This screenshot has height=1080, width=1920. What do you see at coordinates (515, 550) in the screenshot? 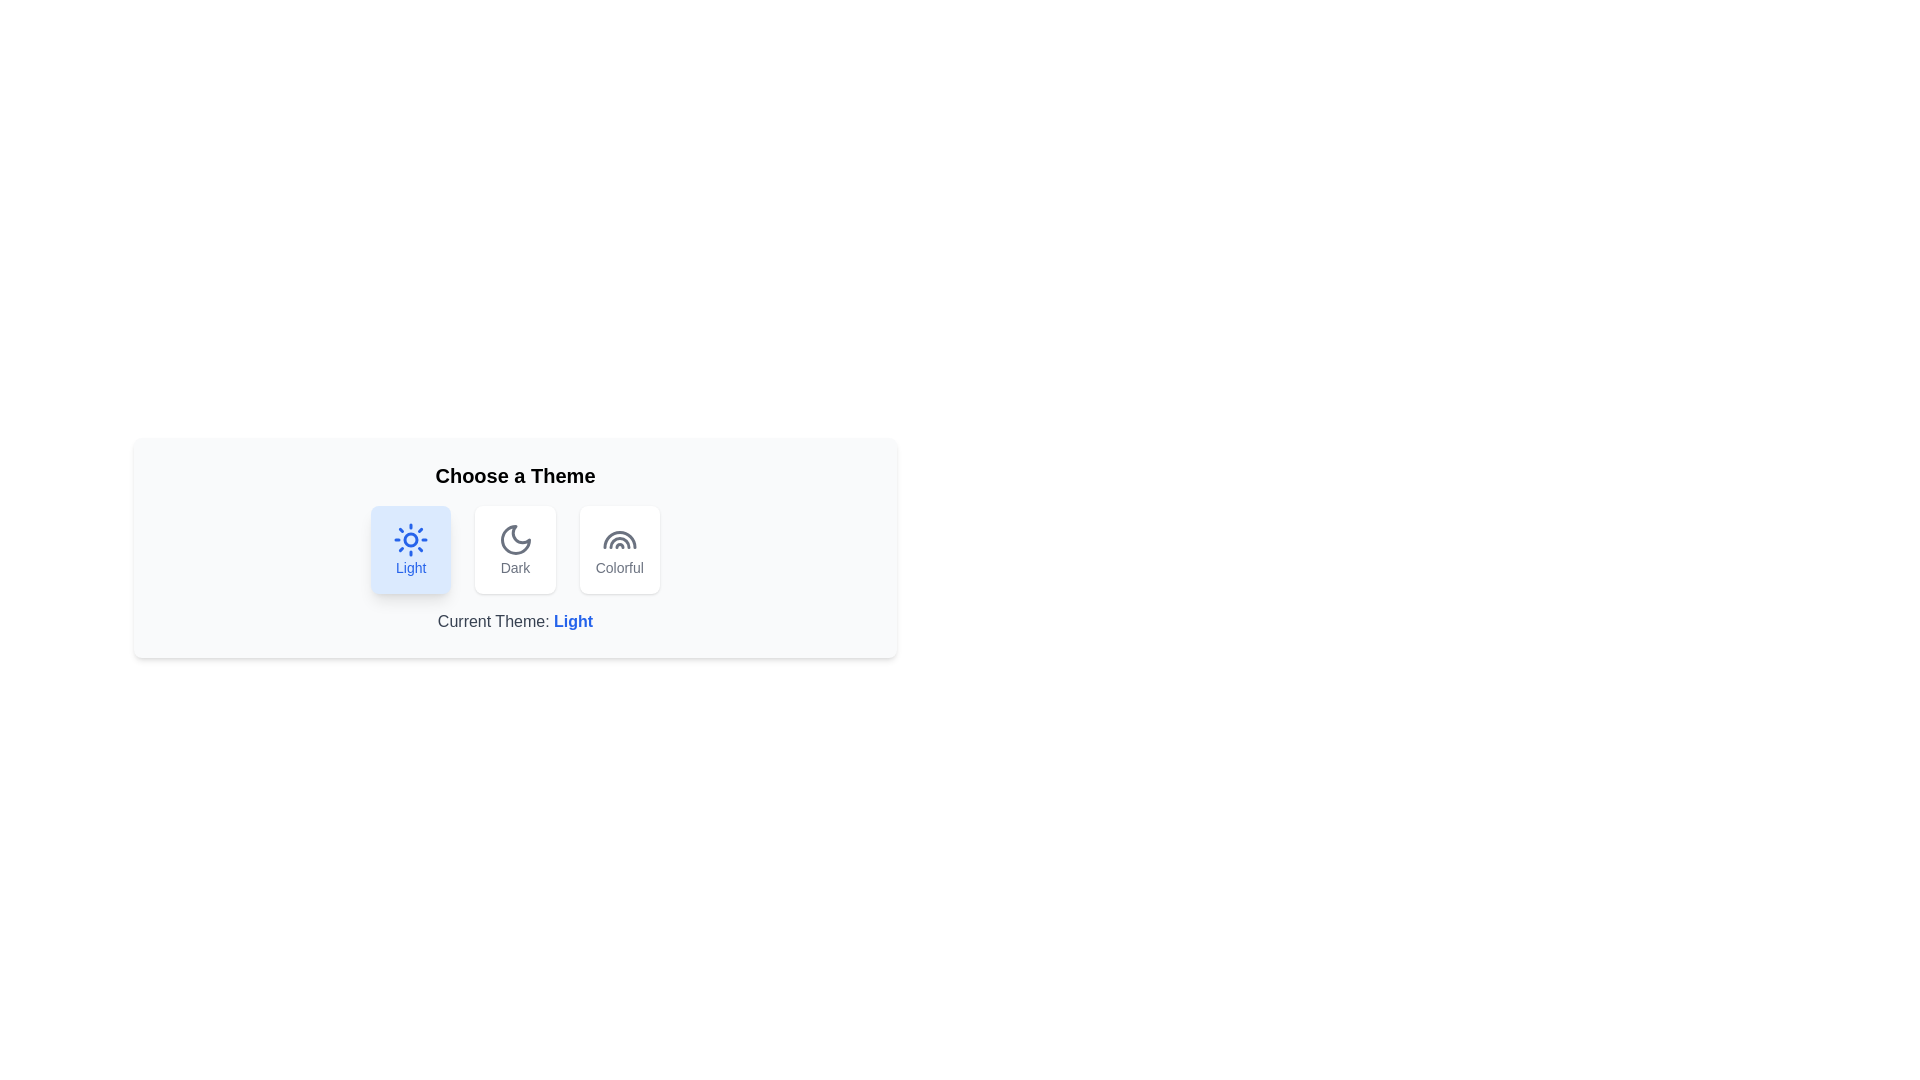
I see `the button corresponding to the theme Dark` at bounding box center [515, 550].